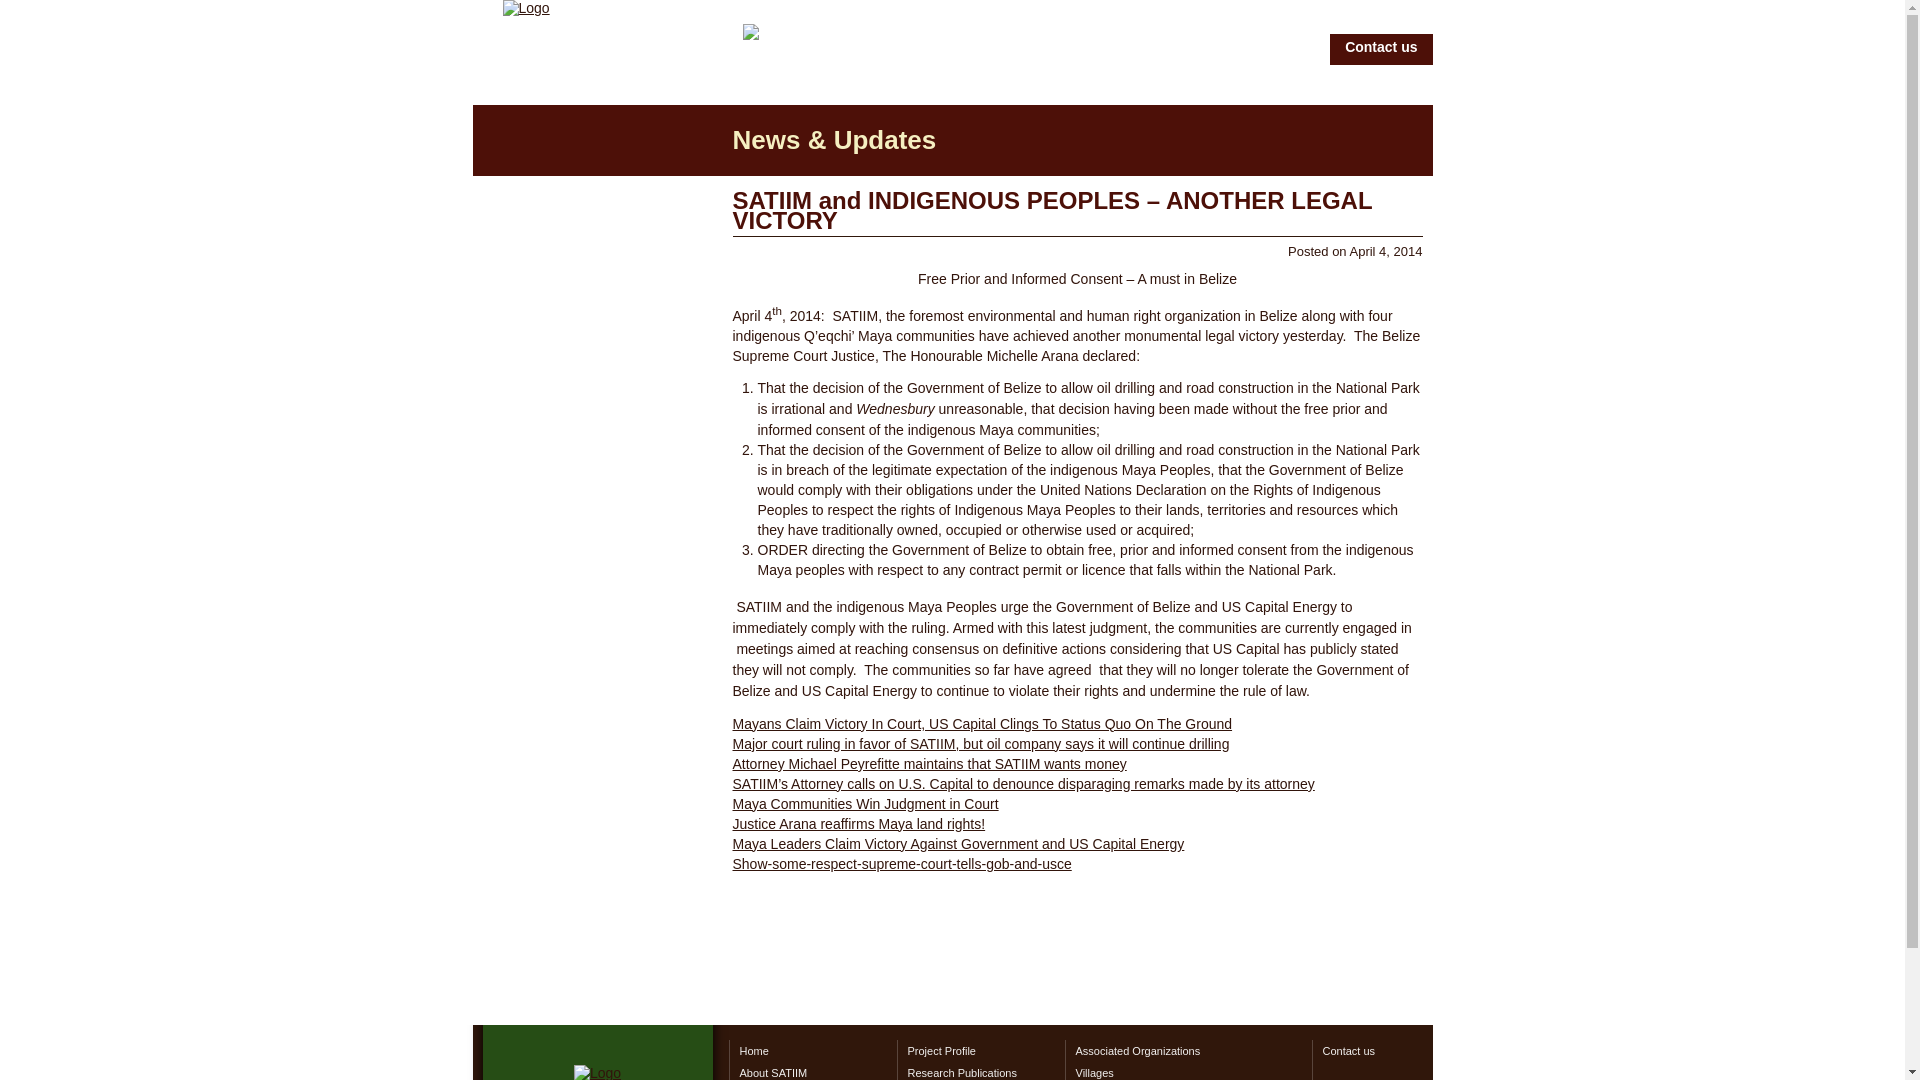 The height and width of the screenshot is (1080, 1920). I want to click on 'Contact us', so click(1380, 48).